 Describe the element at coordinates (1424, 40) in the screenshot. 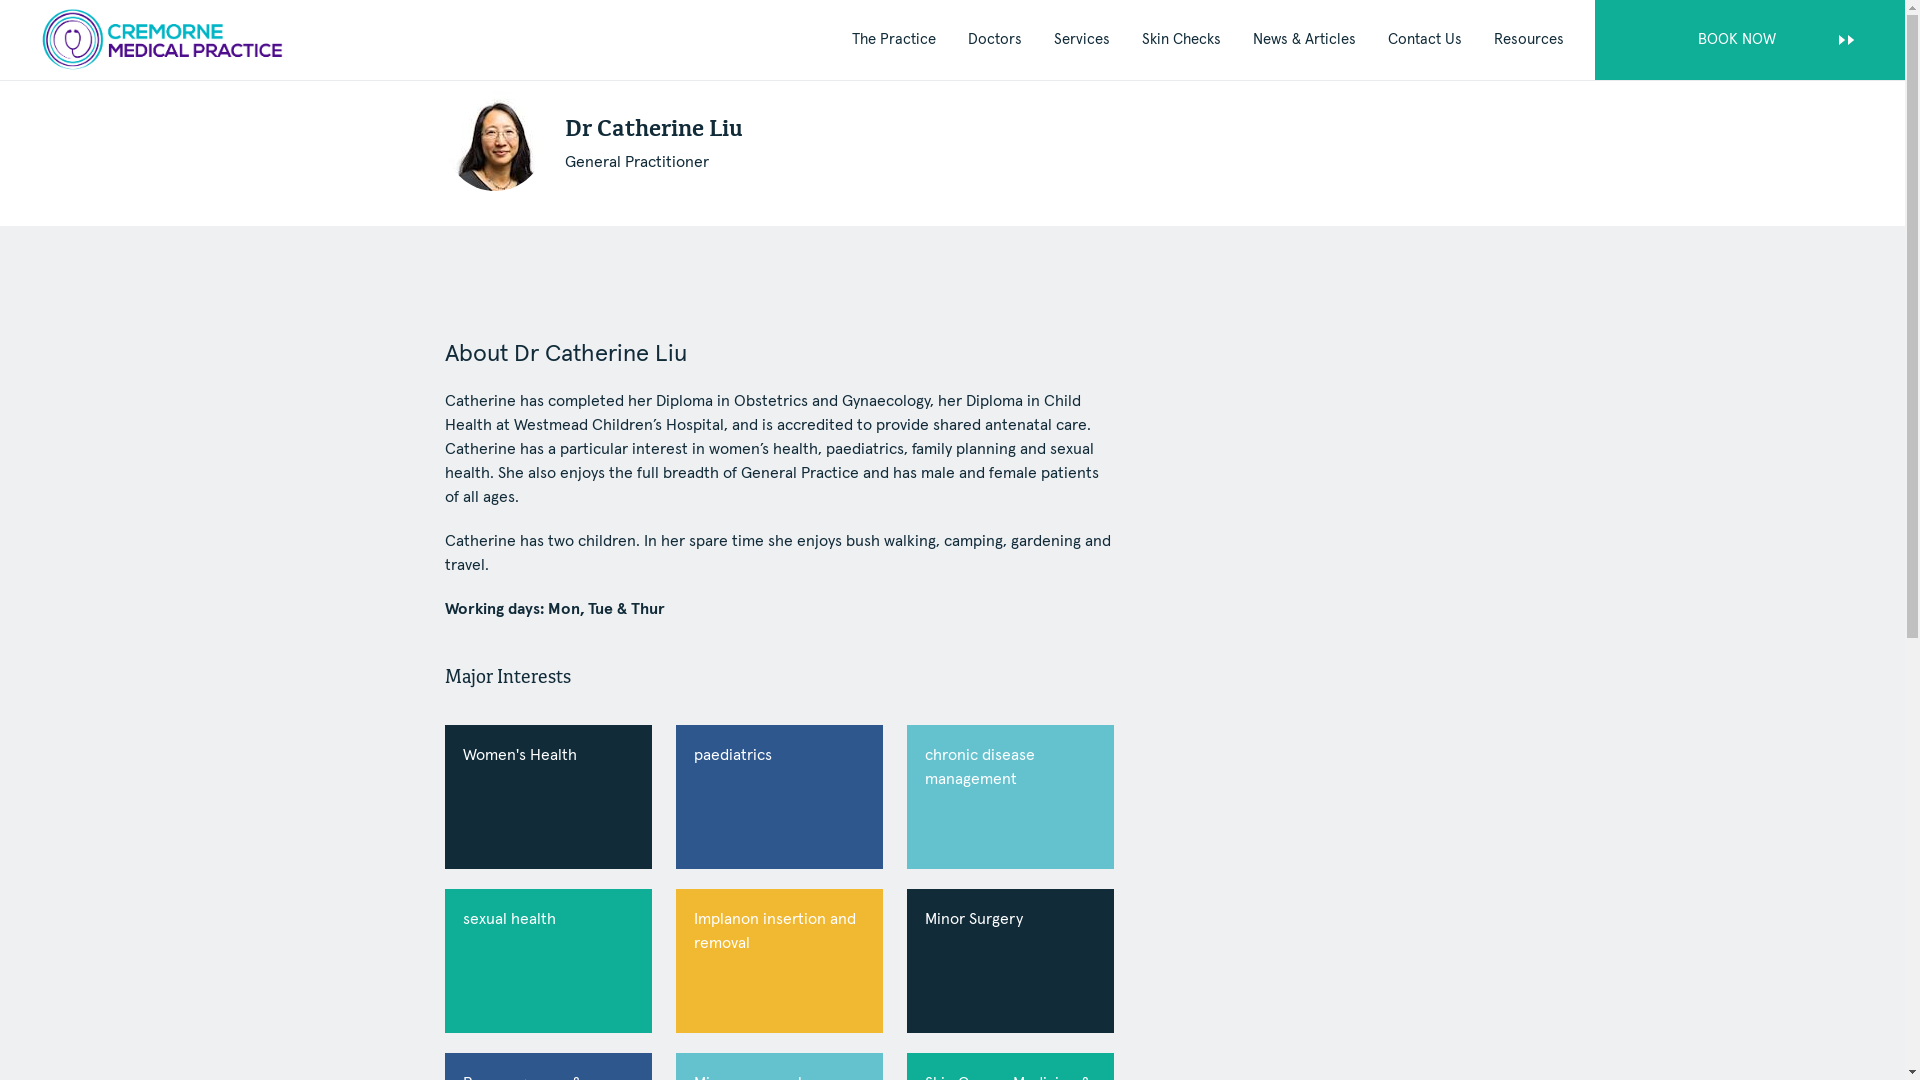

I see `'Contact Us'` at that location.